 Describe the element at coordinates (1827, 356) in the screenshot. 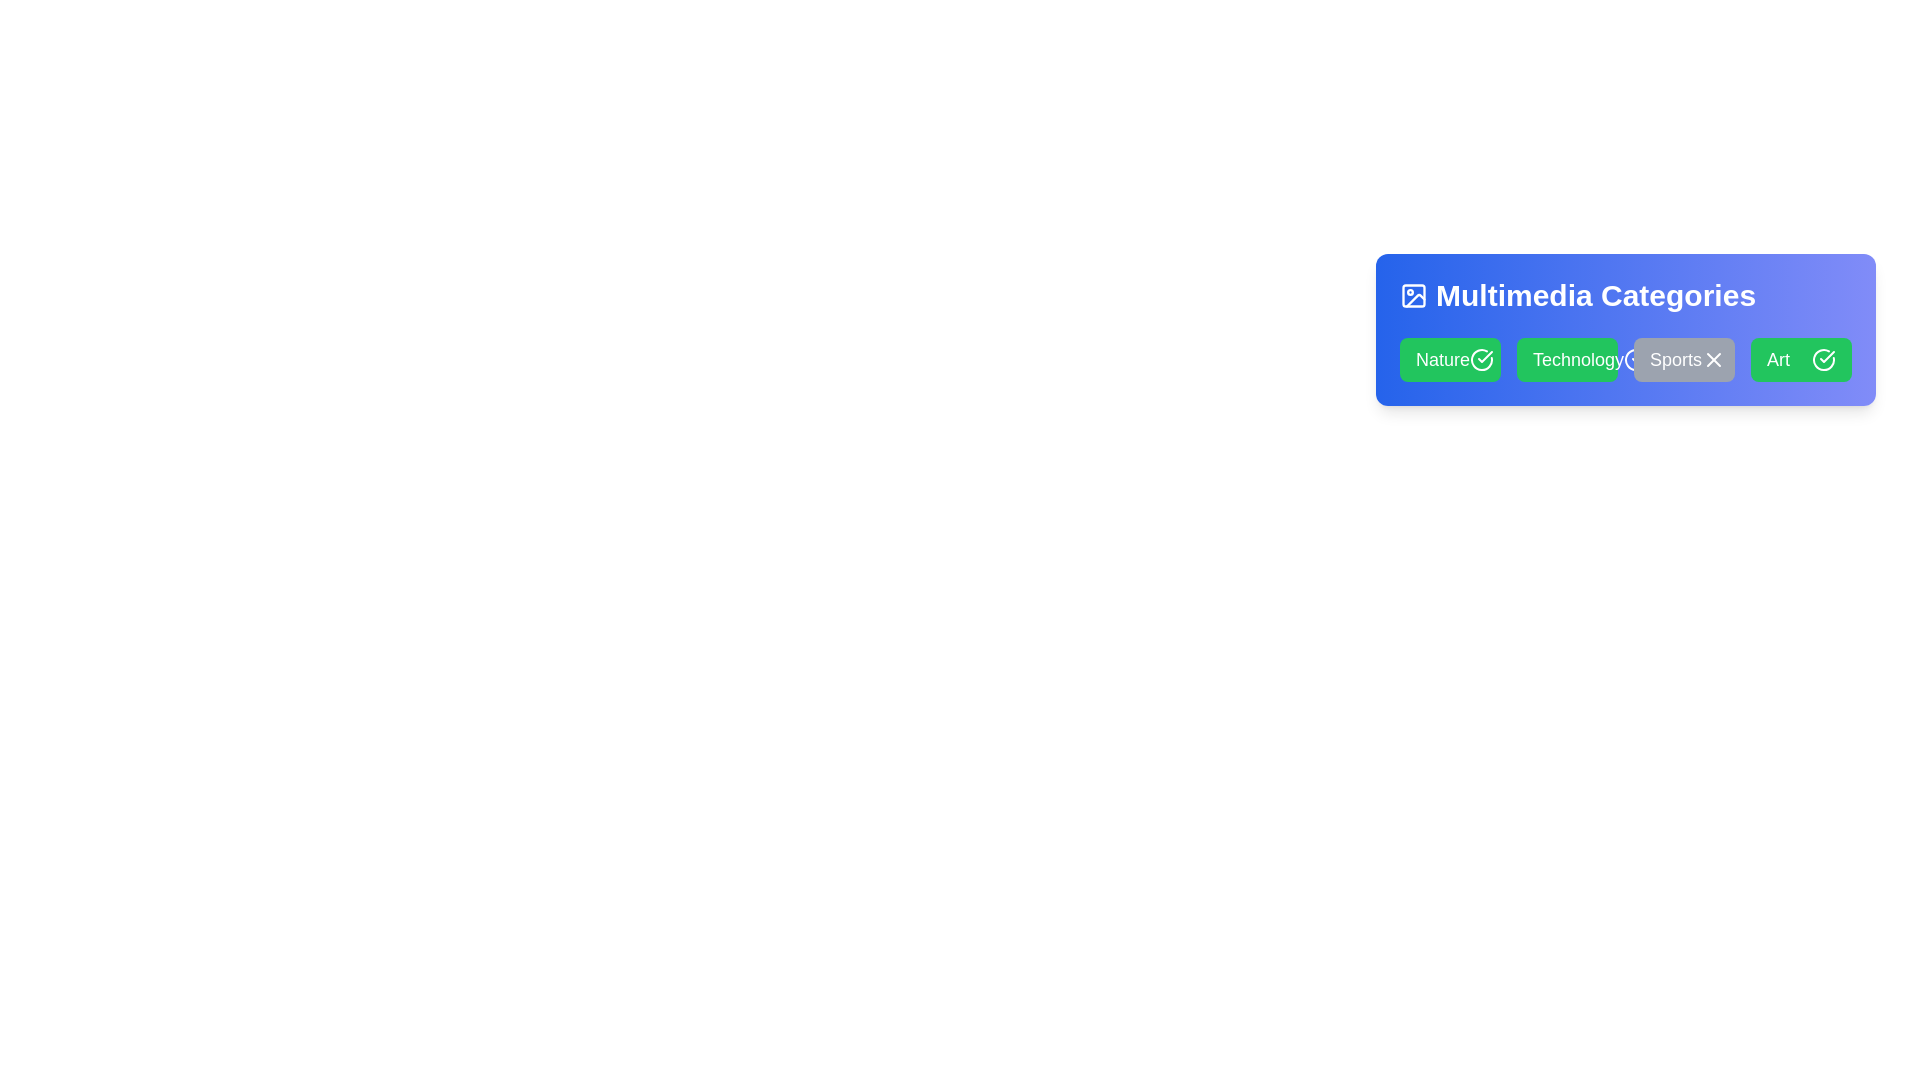

I see `the checkmark icon within the circular SVG graphic located to the left of the 'Nature' text label in the category tags` at that location.